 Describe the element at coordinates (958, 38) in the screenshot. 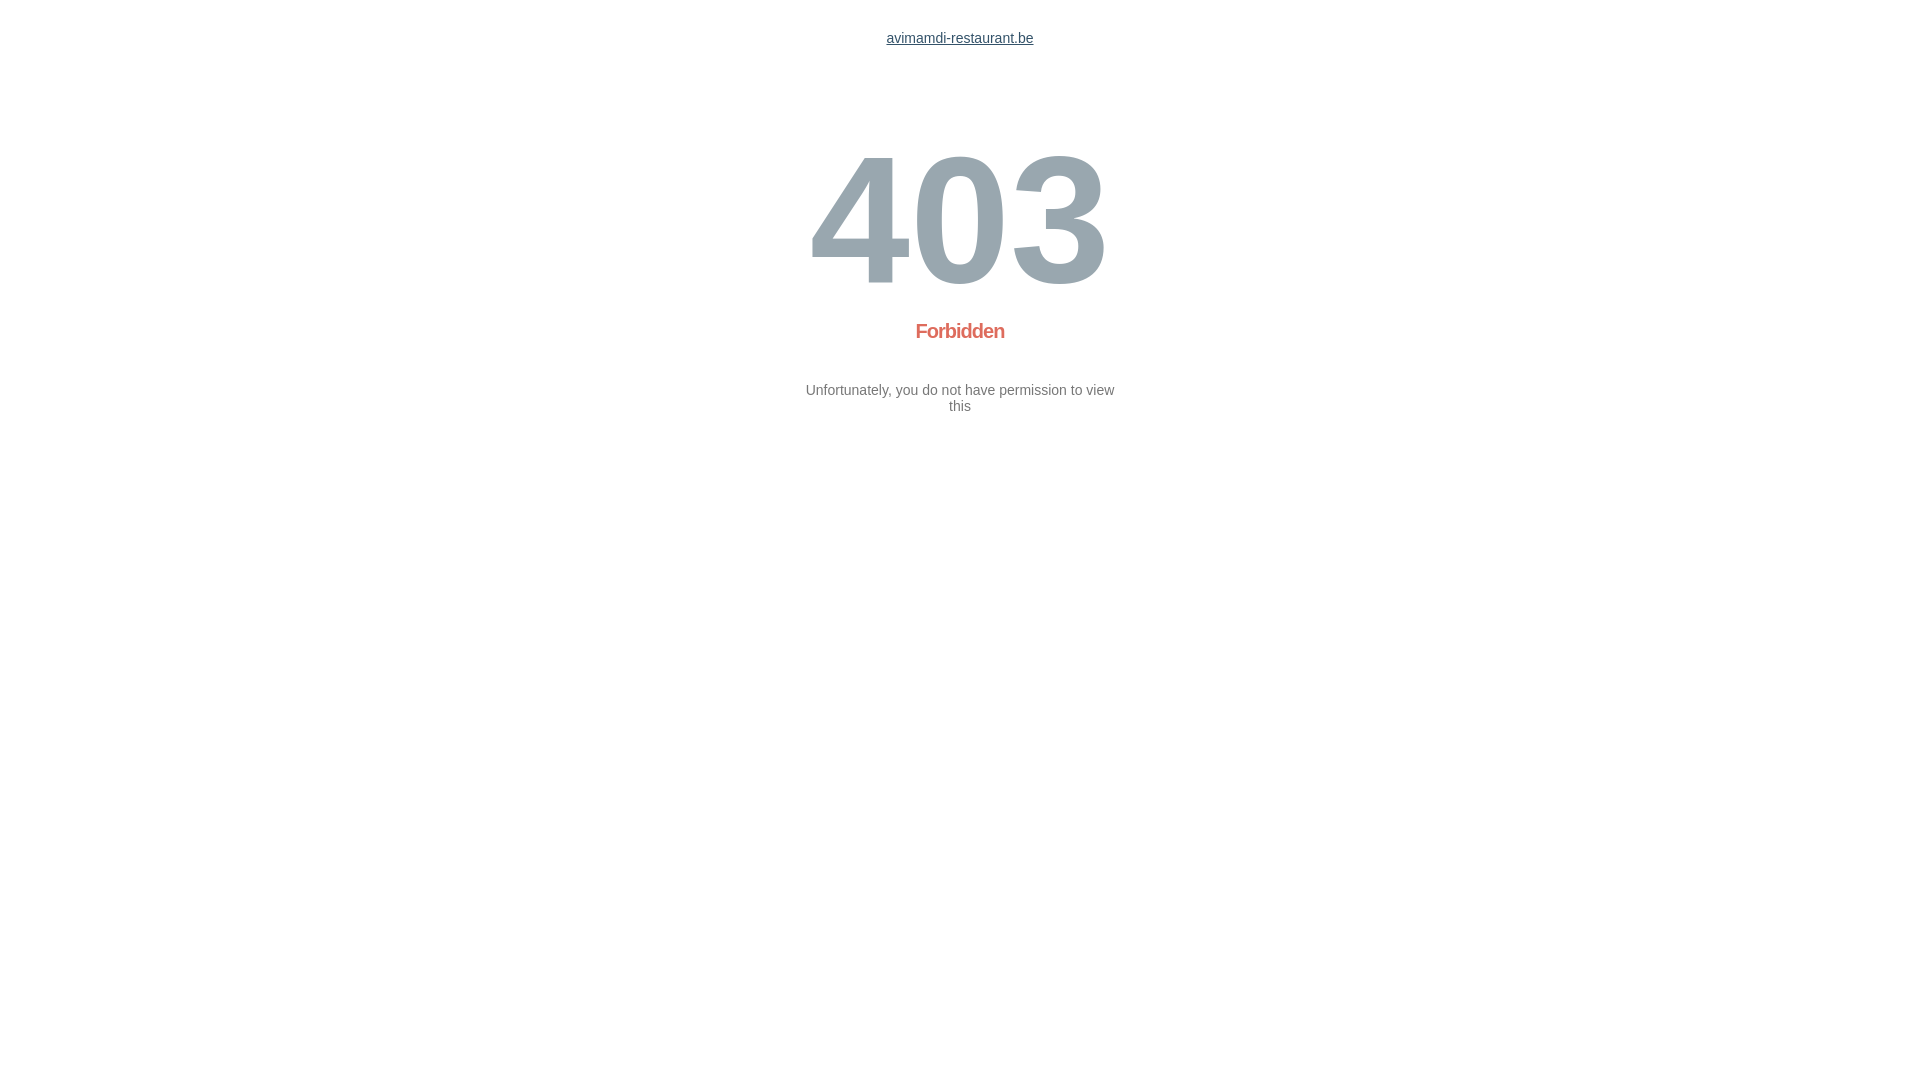

I see `'avimamdi-restaurant.be'` at that location.